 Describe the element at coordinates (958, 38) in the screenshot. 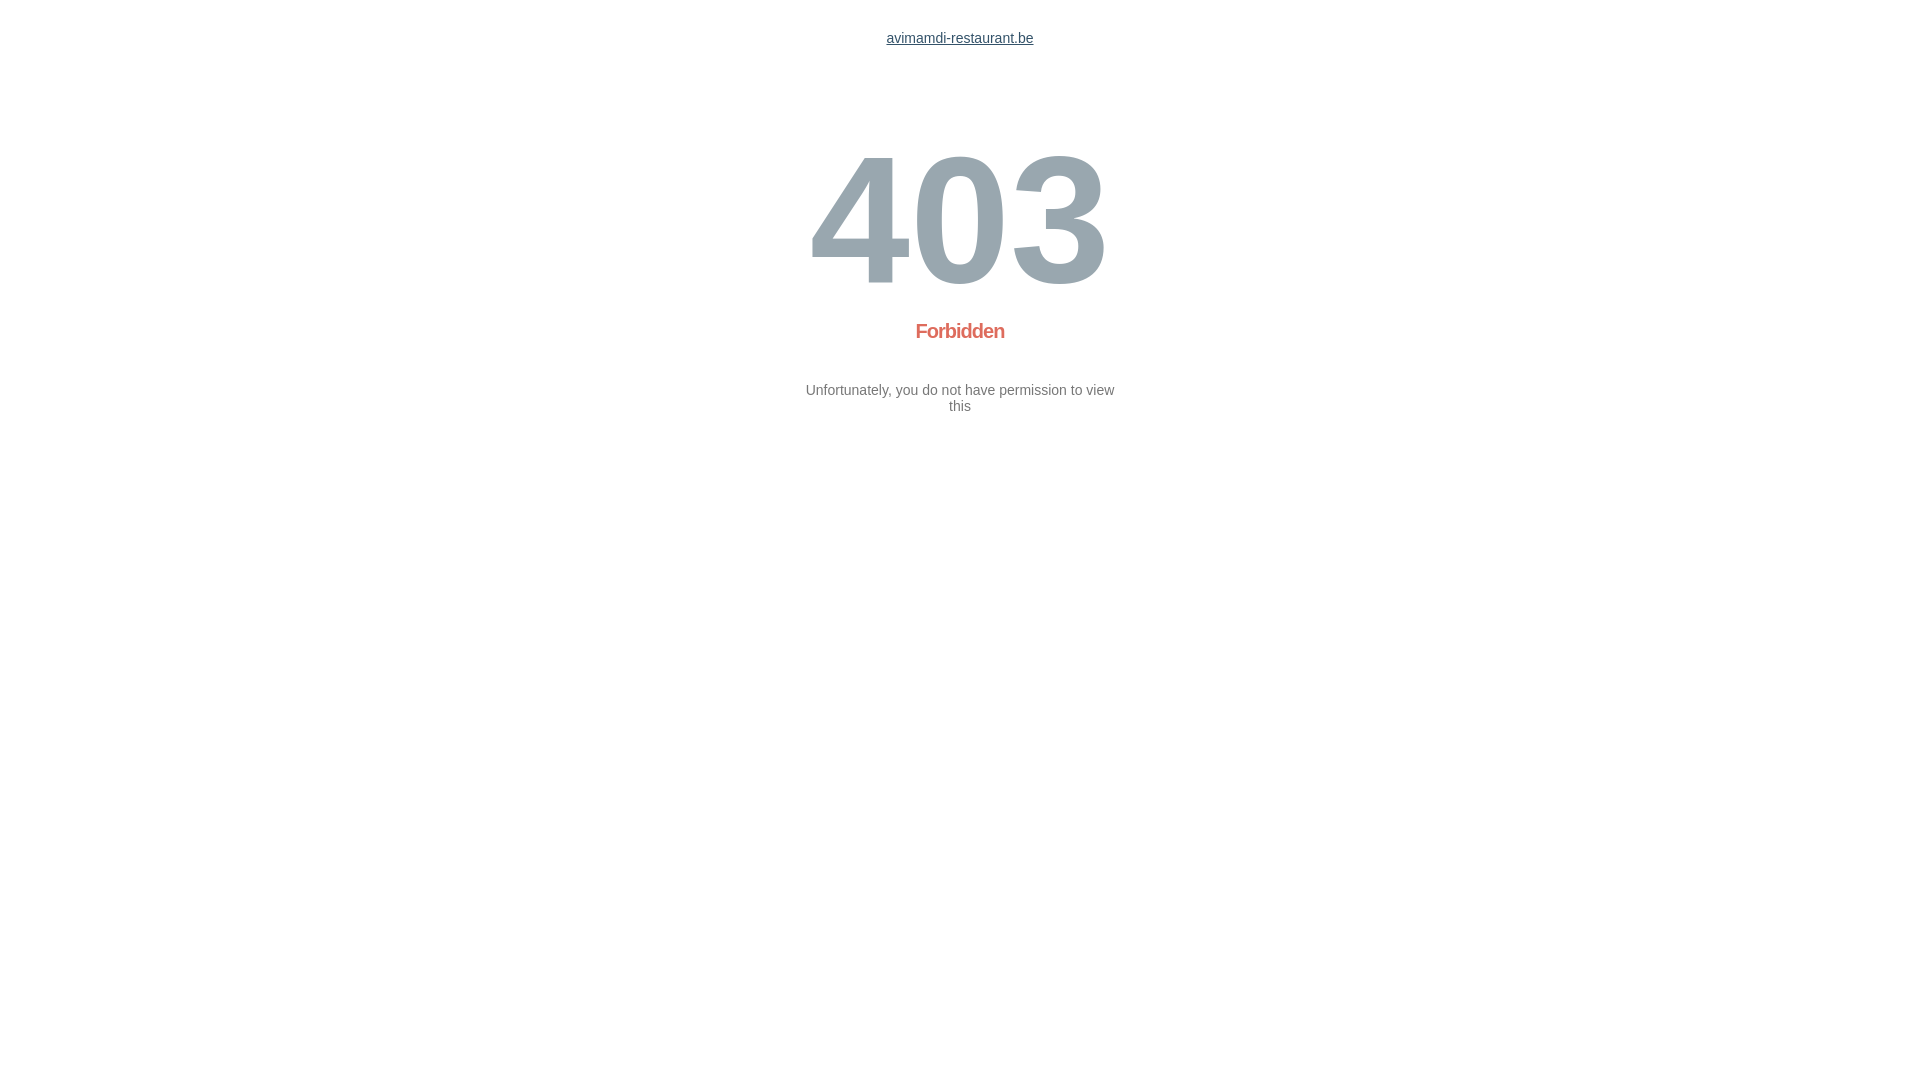

I see `'avimamdi-restaurant.be'` at that location.